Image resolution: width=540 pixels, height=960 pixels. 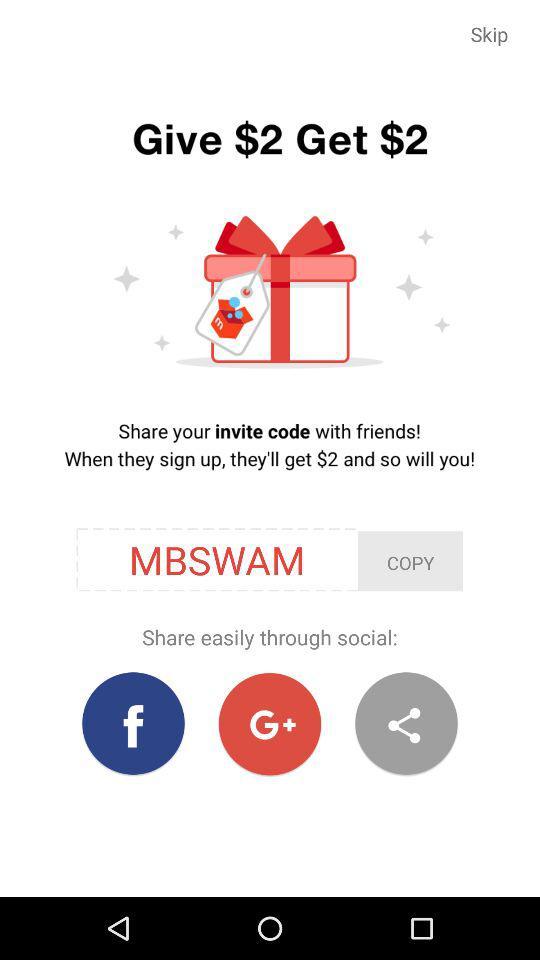 I want to click on the share icon, so click(x=405, y=723).